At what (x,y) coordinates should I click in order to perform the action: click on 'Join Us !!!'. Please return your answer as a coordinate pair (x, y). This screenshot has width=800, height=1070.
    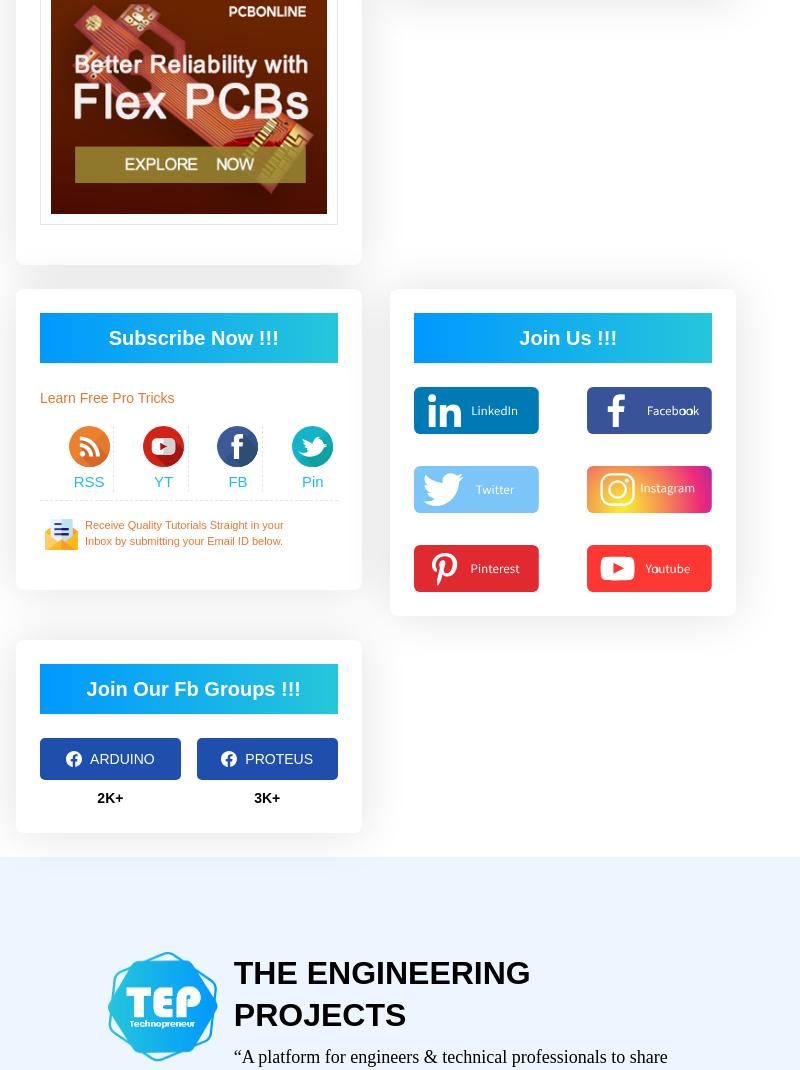
    Looking at the image, I should click on (567, 337).